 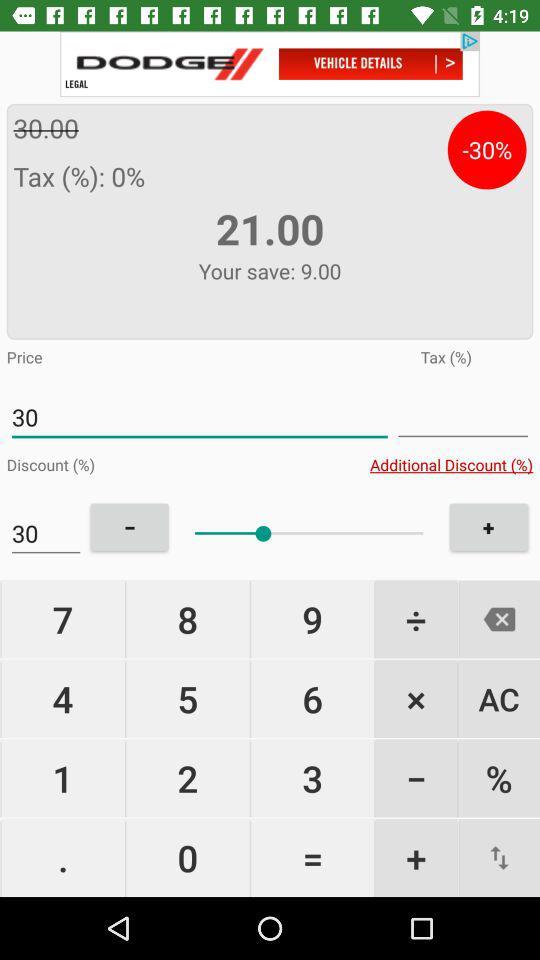 I want to click on open number keyboard, so click(x=463, y=416).